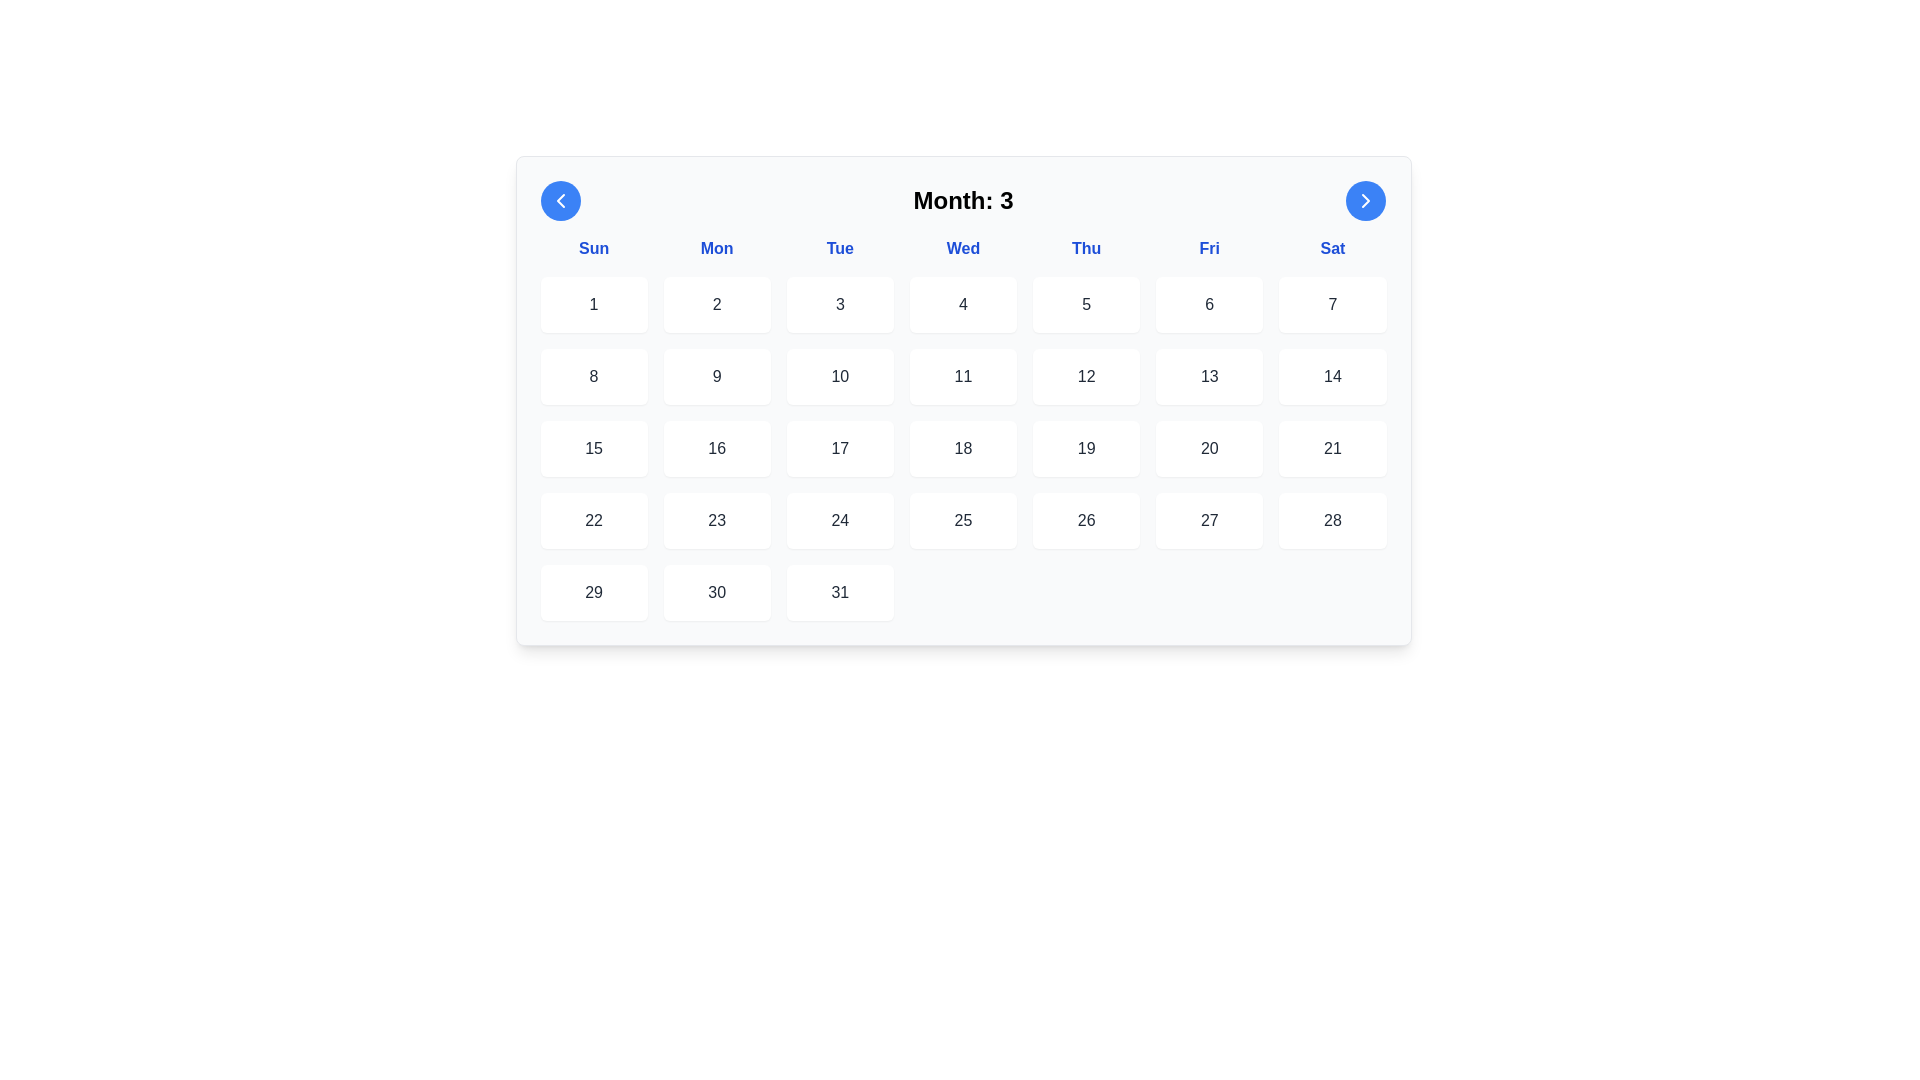 The width and height of the screenshot is (1920, 1080). I want to click on the text label displaying 'Tue', which is the third element in a row of weekday names, styled with bold blue text, located at the top of the calendar interface, so click(840, 248).